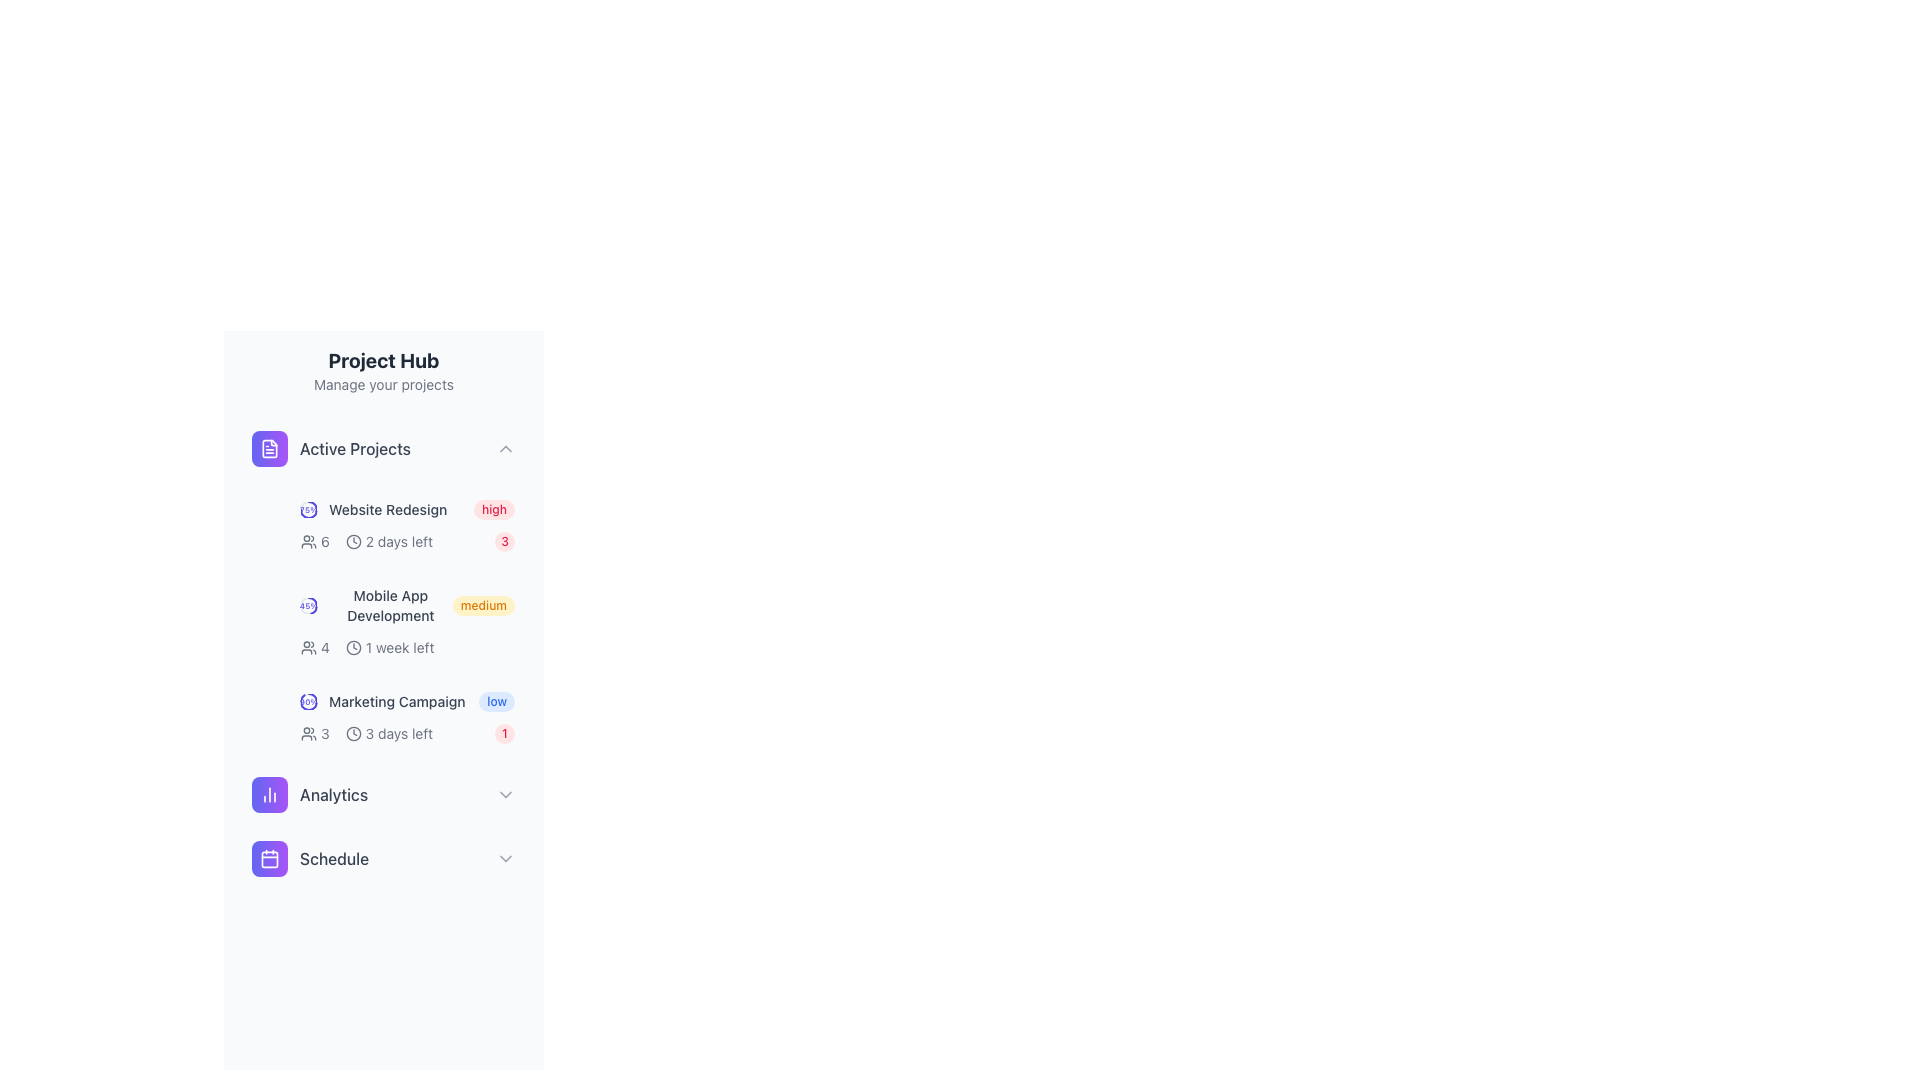 This screenshot has width=1920, height=1080. I want to click on the label/tag element displaying the text 'low' with a blue background in the 'Marketing Campaign' row under the 'Active Projects' section, so click(497, 701).